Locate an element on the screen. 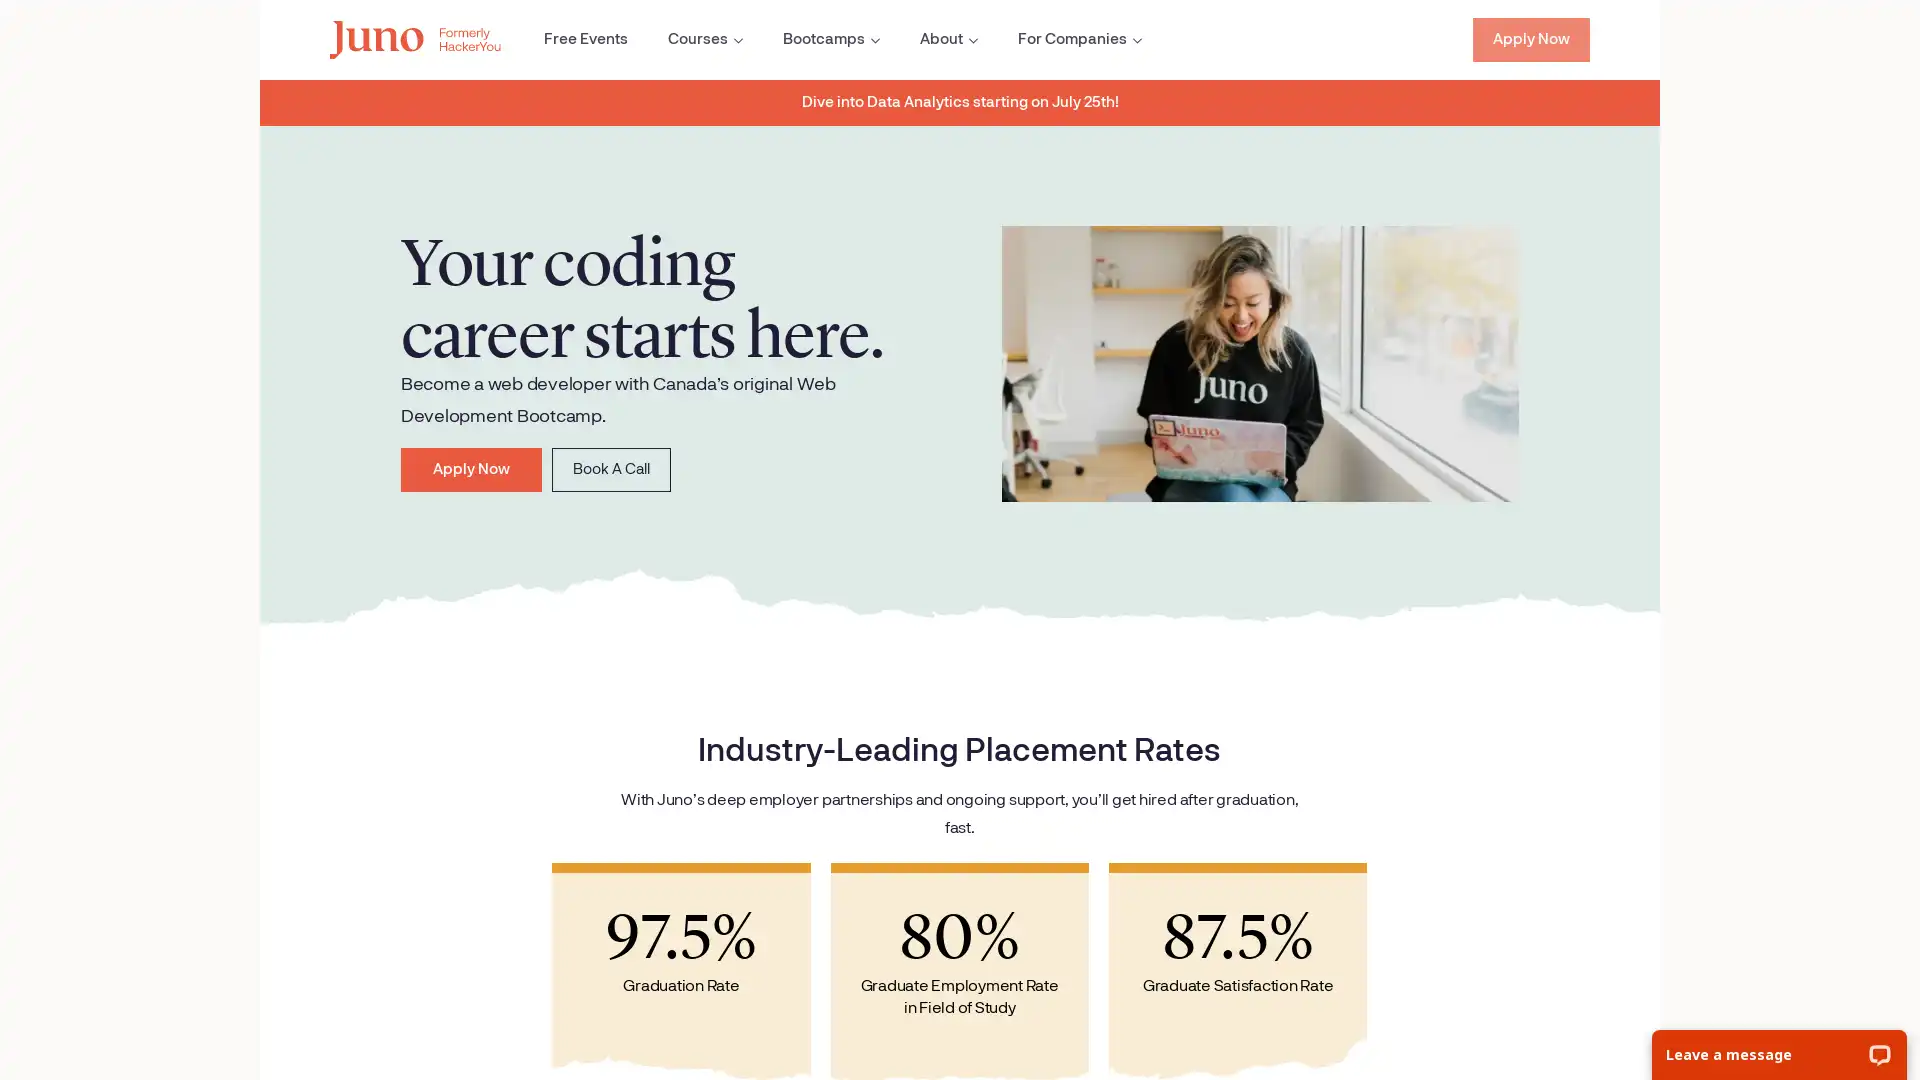 This screenshot has width=1920, height=1080. Open the Bootcamps sub menu. is located at coordinates (814, 39).